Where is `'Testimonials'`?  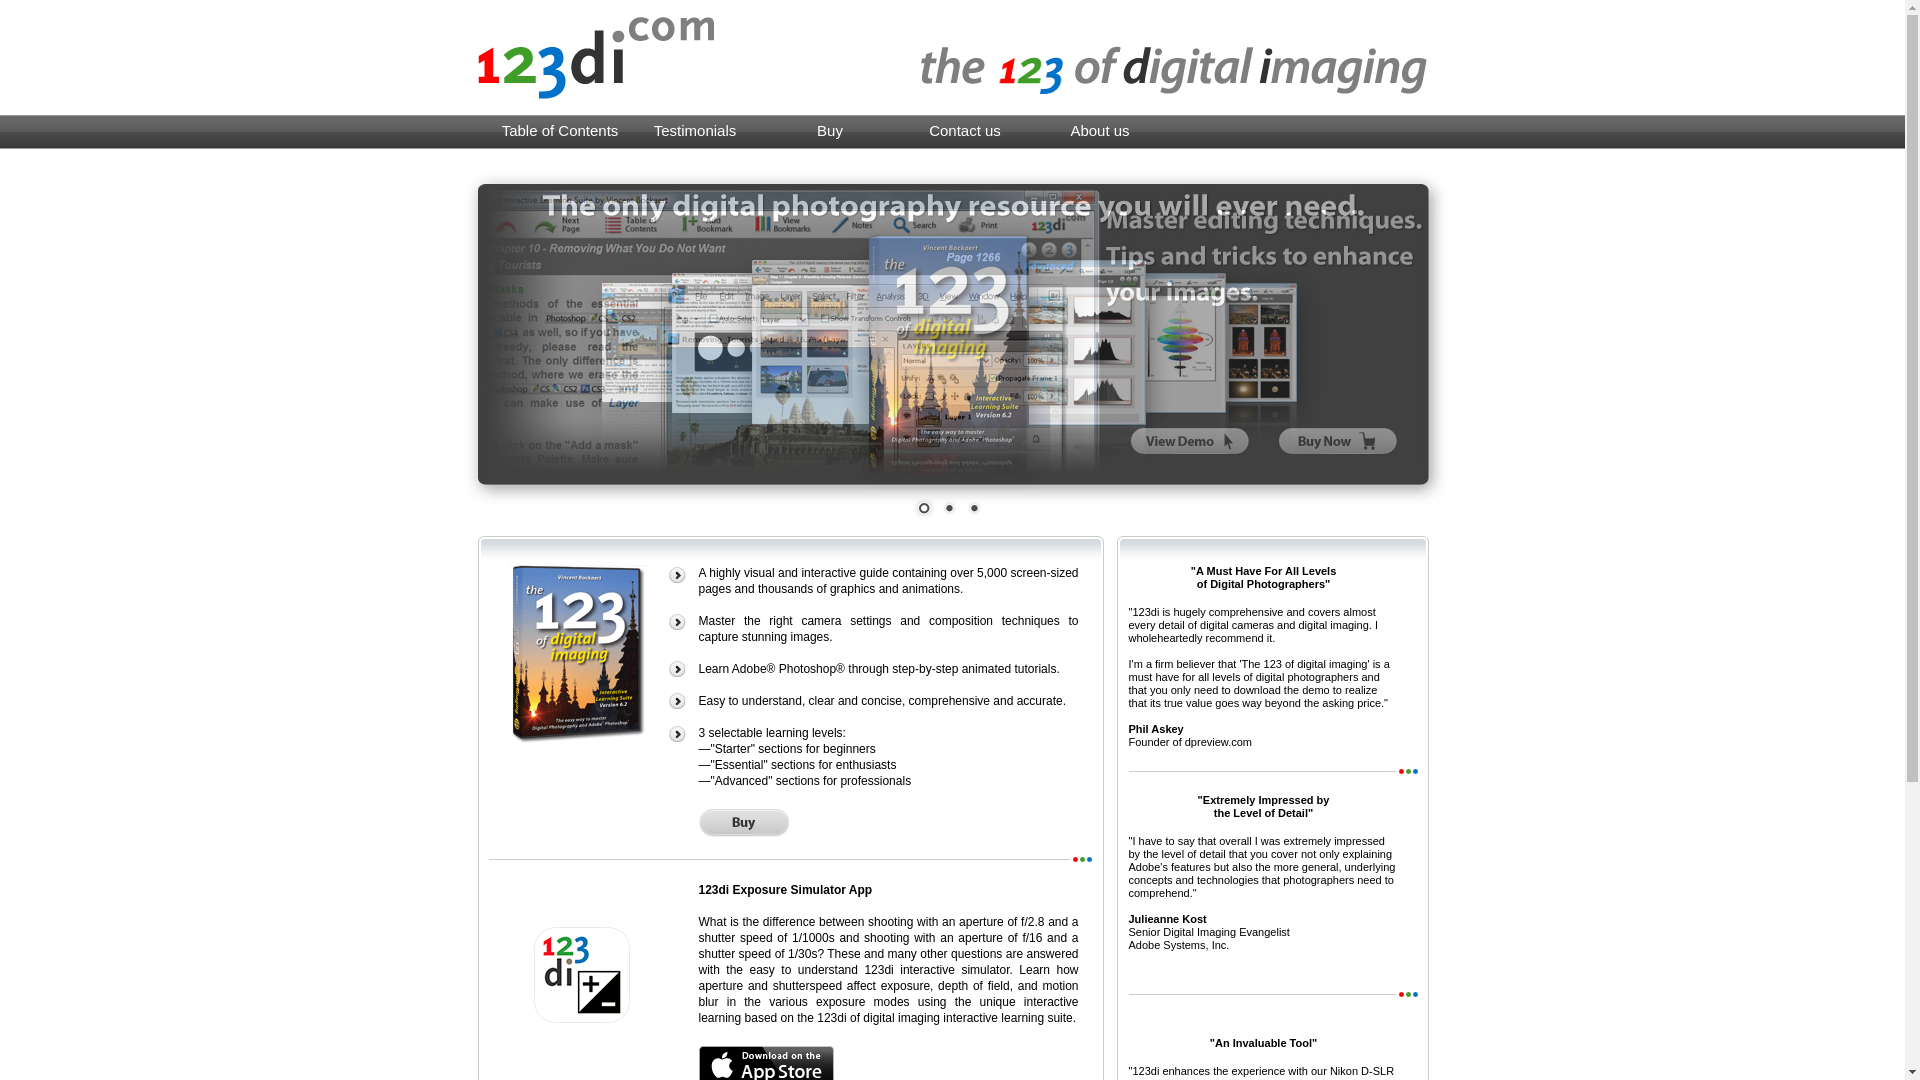 'Testimonials' is located at coordinates (695, 131).